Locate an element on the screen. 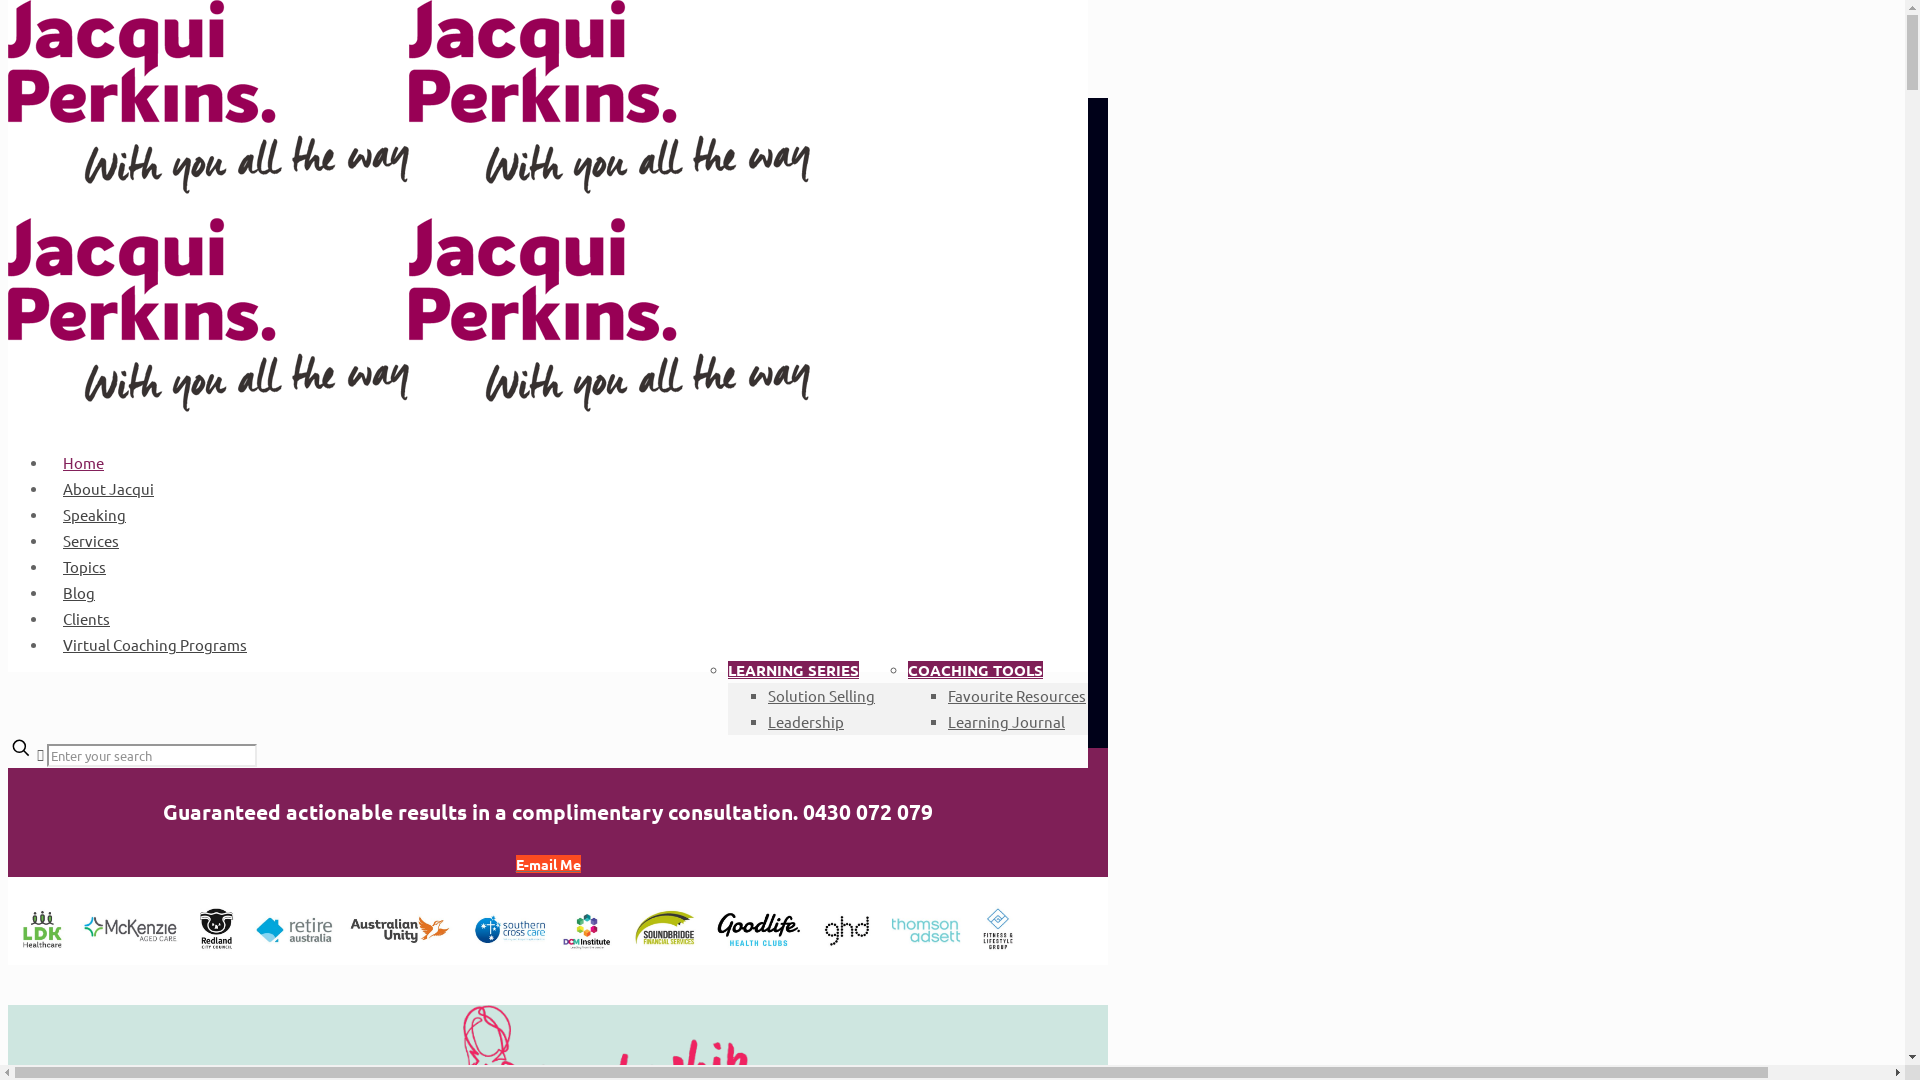 This screenshot has height=1080, width=1920. 'COACHING TOOLS' is located at coordinates (975, 670).